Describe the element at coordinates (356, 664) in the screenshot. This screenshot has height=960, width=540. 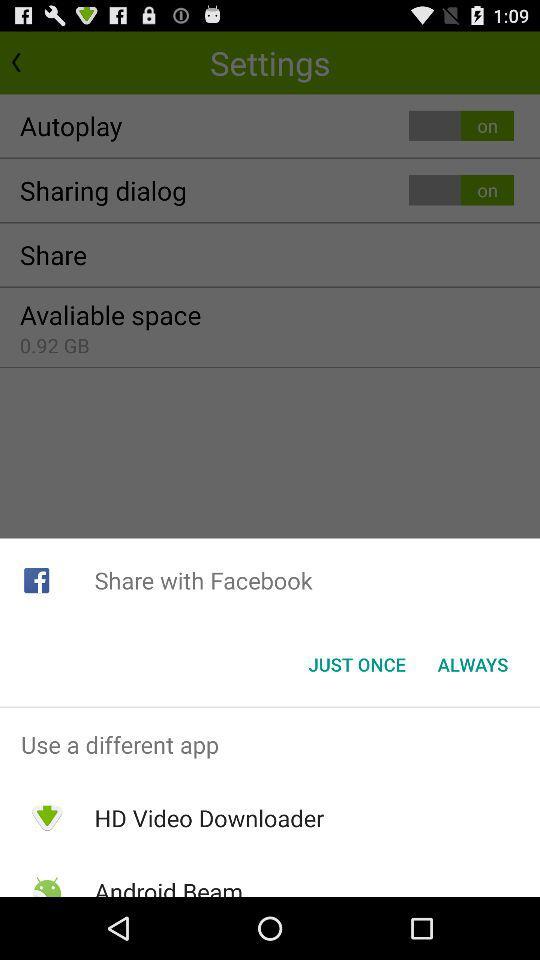
I see `just once icon` at that location.